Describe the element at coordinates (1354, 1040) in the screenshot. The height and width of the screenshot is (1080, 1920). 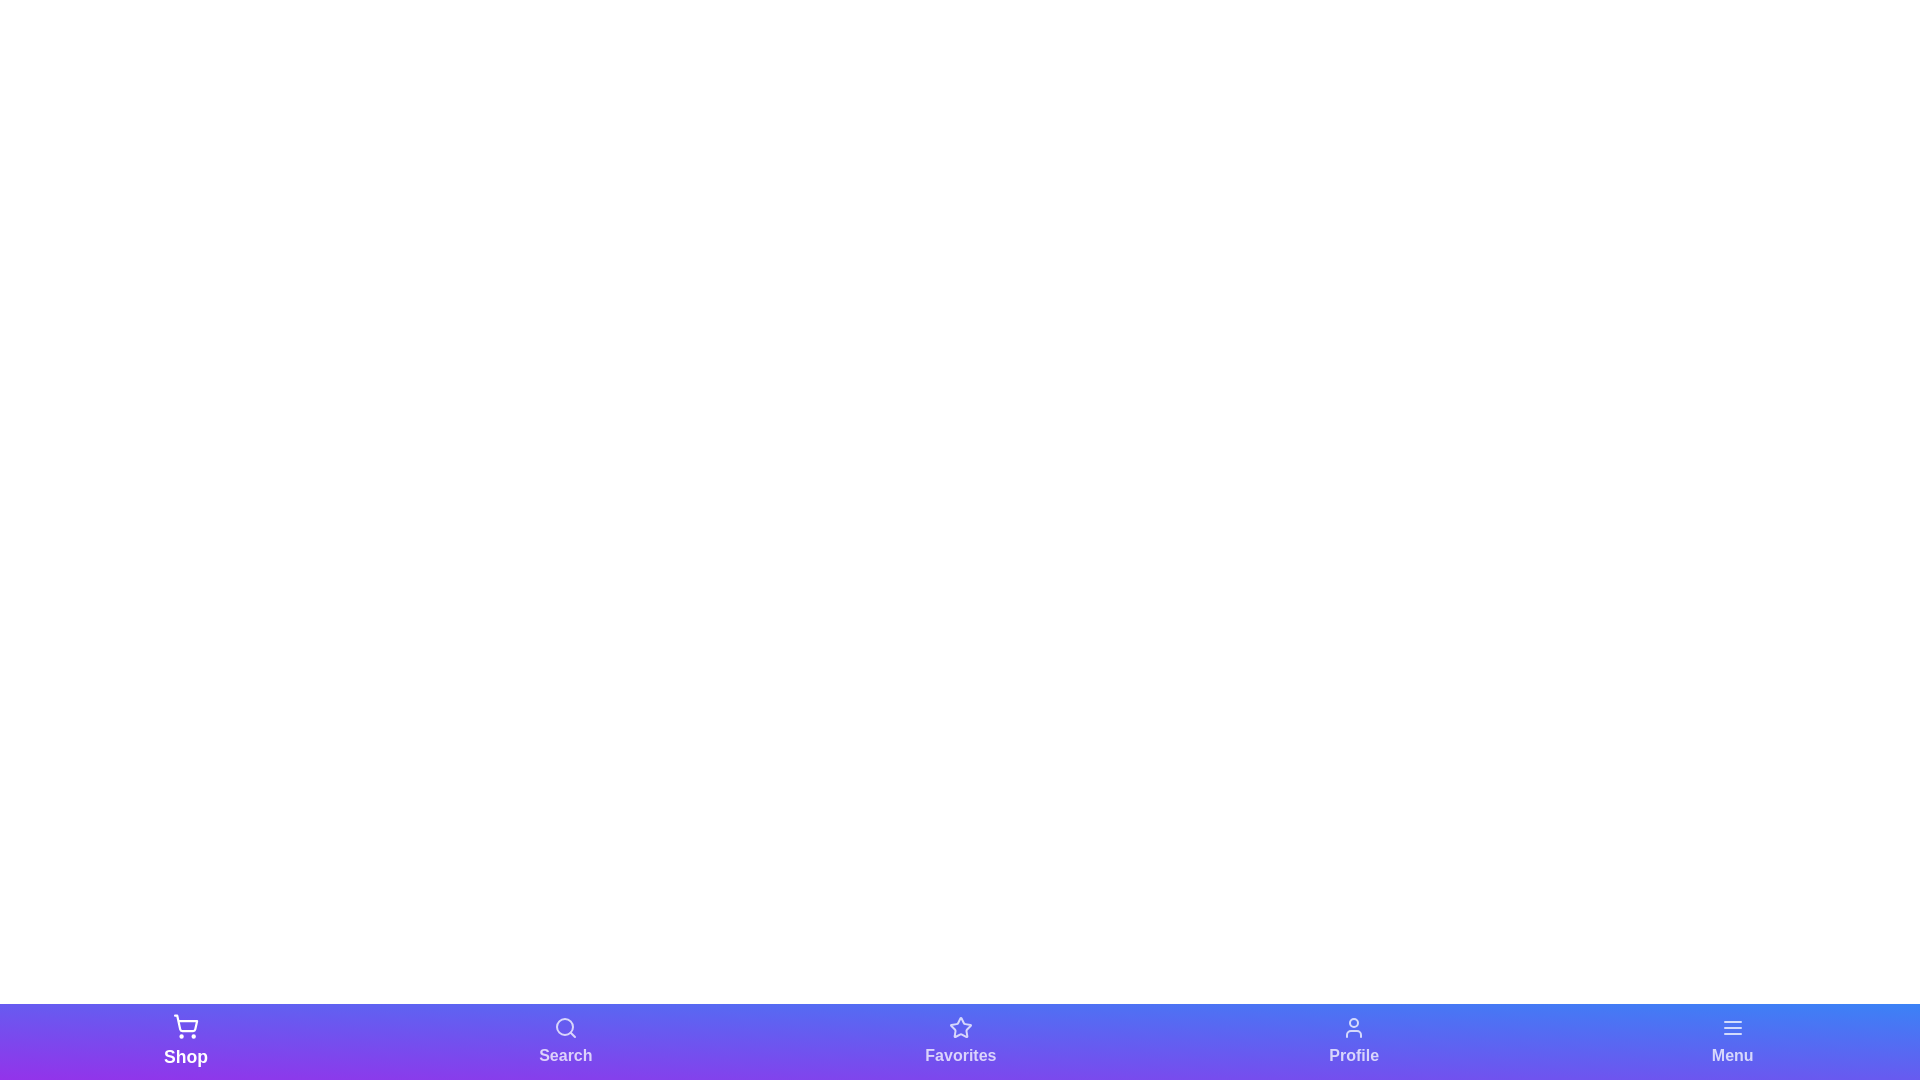
I see `the navigation bar icon corresponding to Profile` at that location.